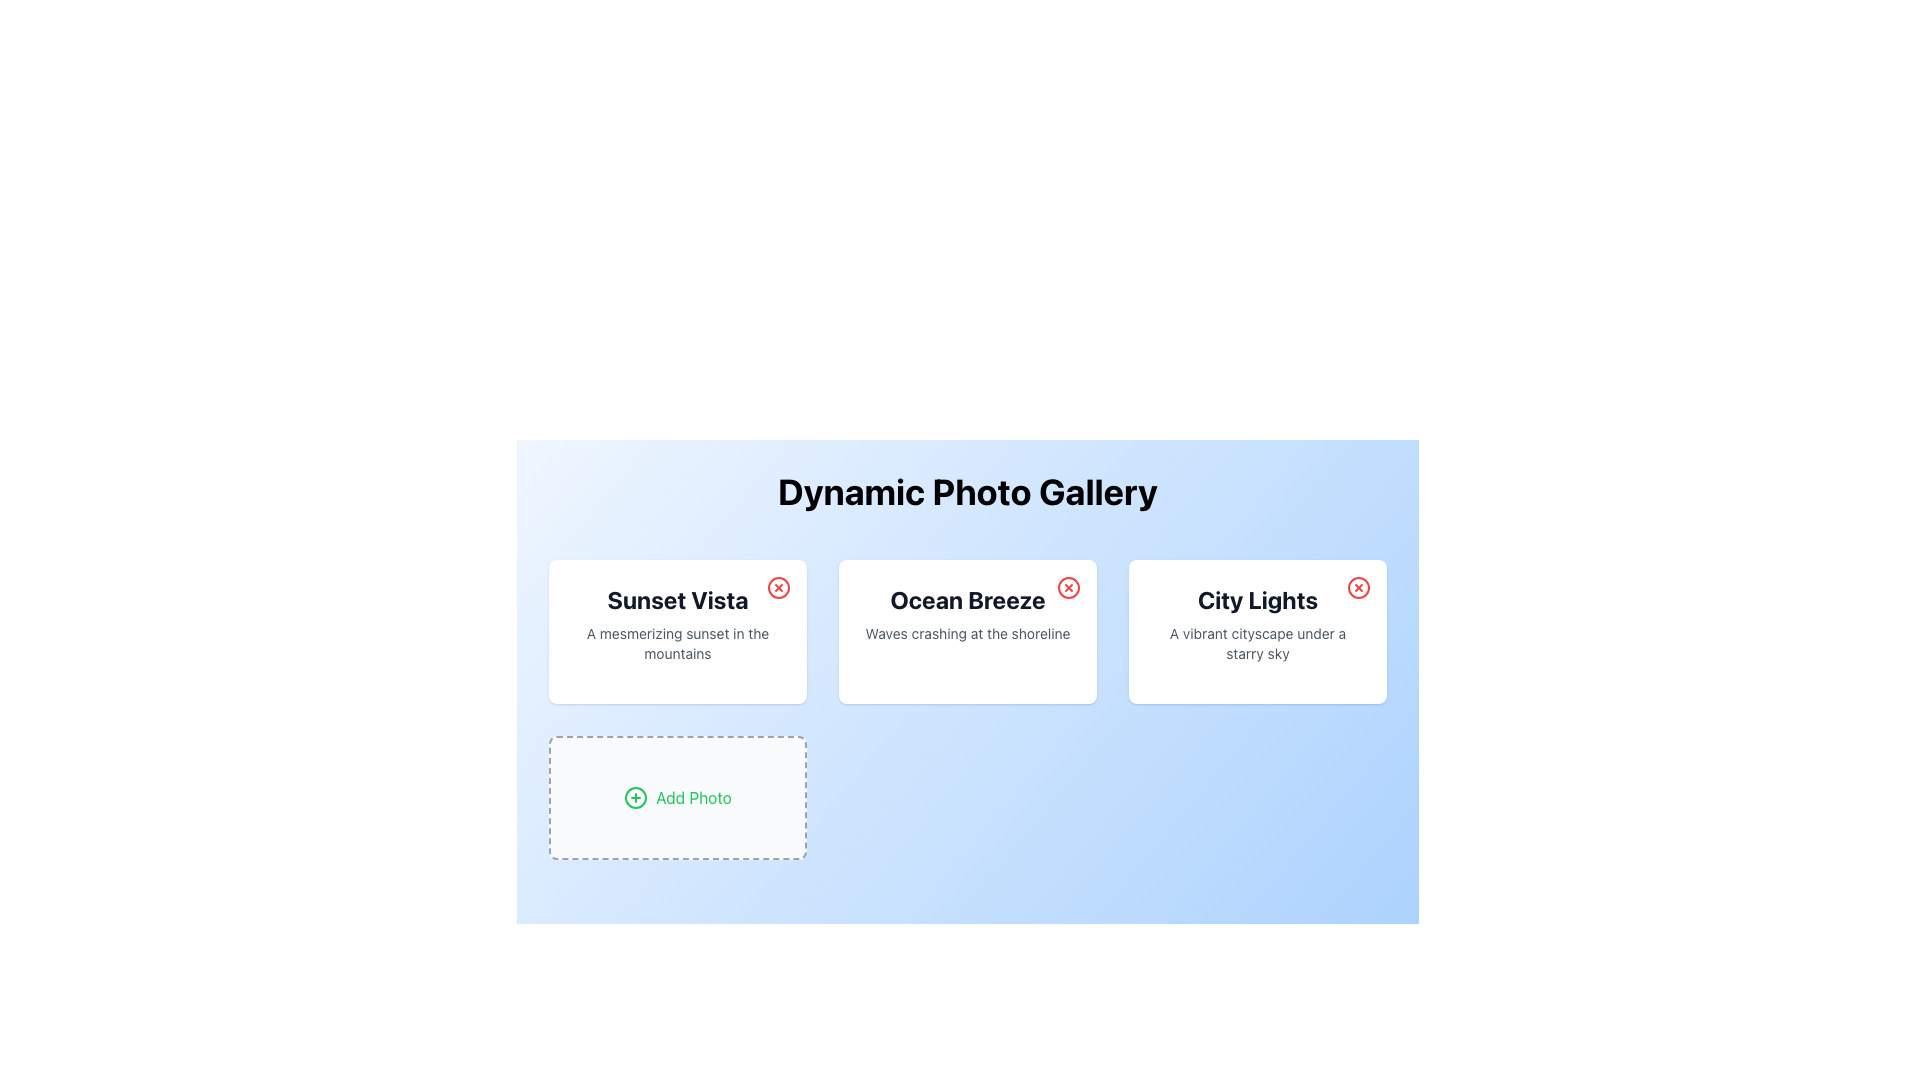 The width and height of the screenshot is (1920, 1080). I want to click on the card element titled 'Ocean Breeze', which features a white background, rounded corners, and contains a large dark-blue title and a smaller gray subtitle, positioned in a horizontal grid layout as the second card, so click(968, 632).